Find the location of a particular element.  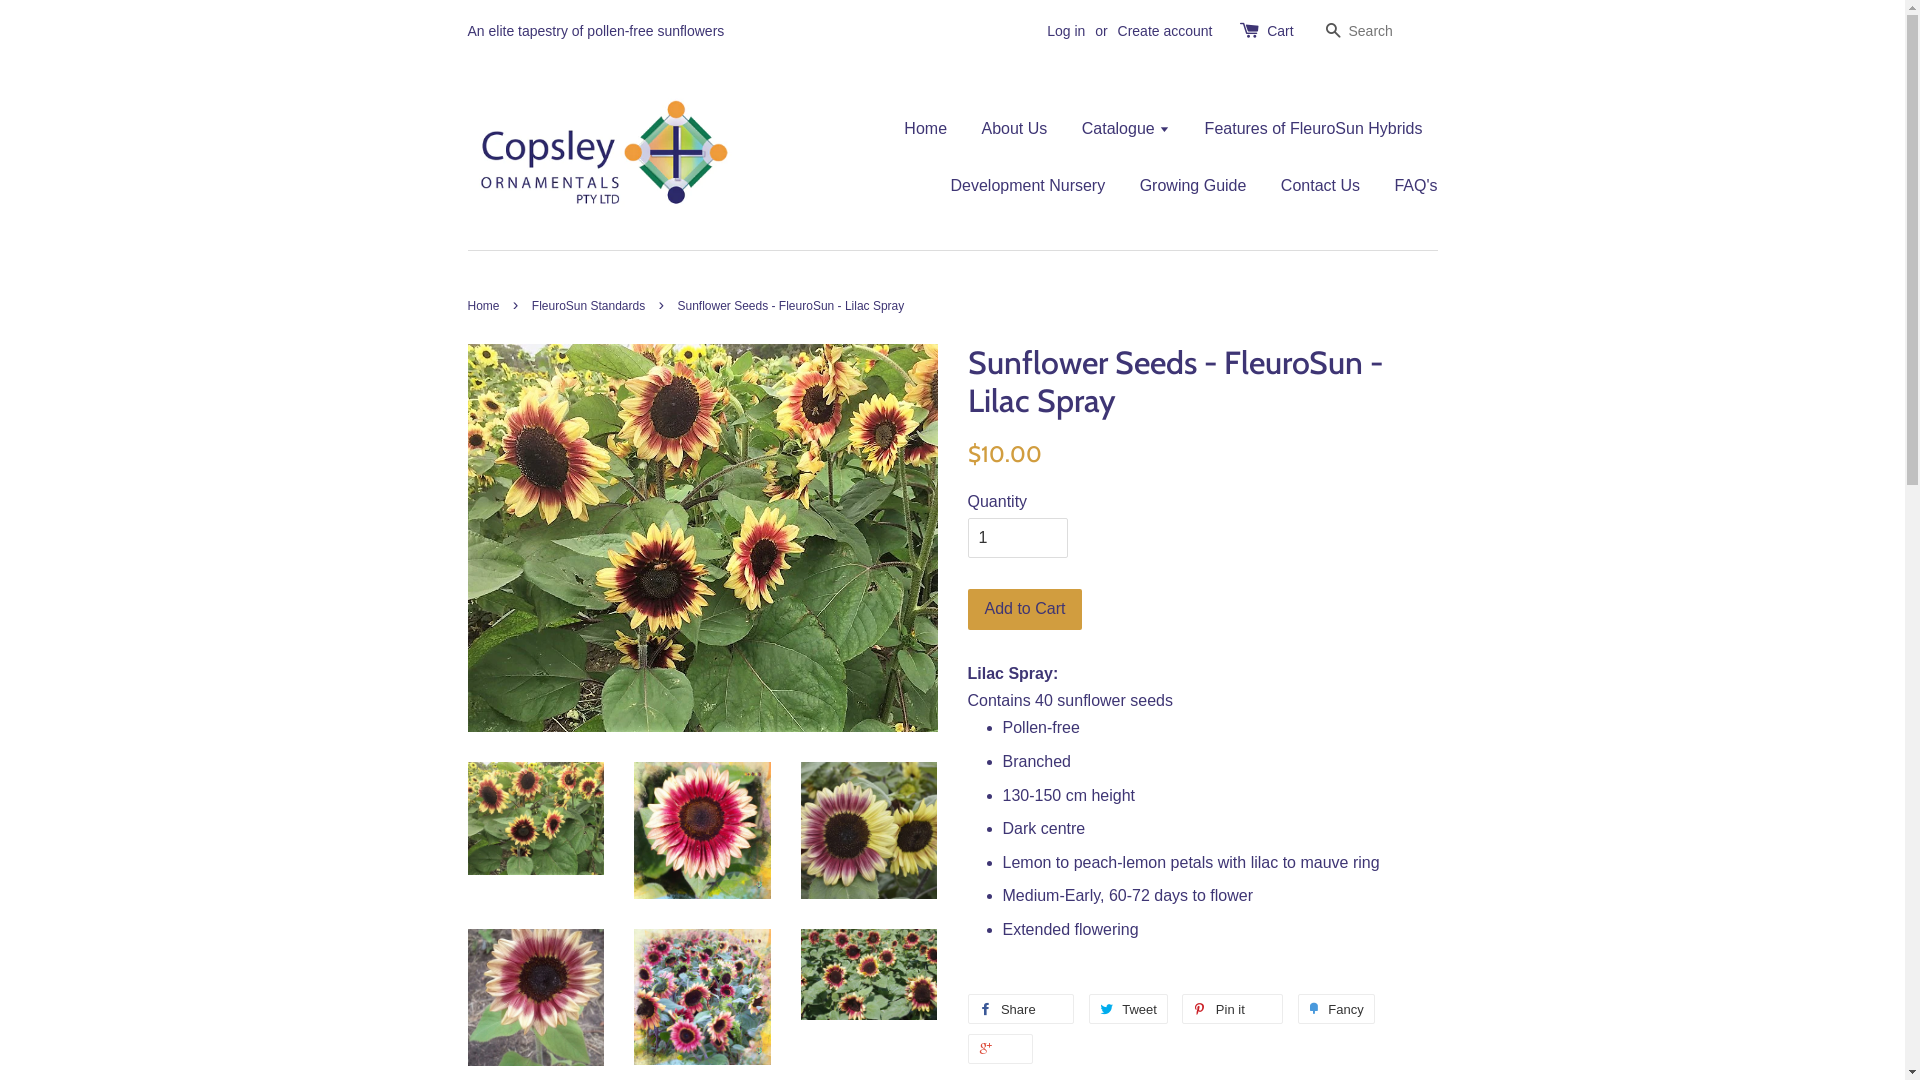

'About Us' is located at coordinates (1013, 128).